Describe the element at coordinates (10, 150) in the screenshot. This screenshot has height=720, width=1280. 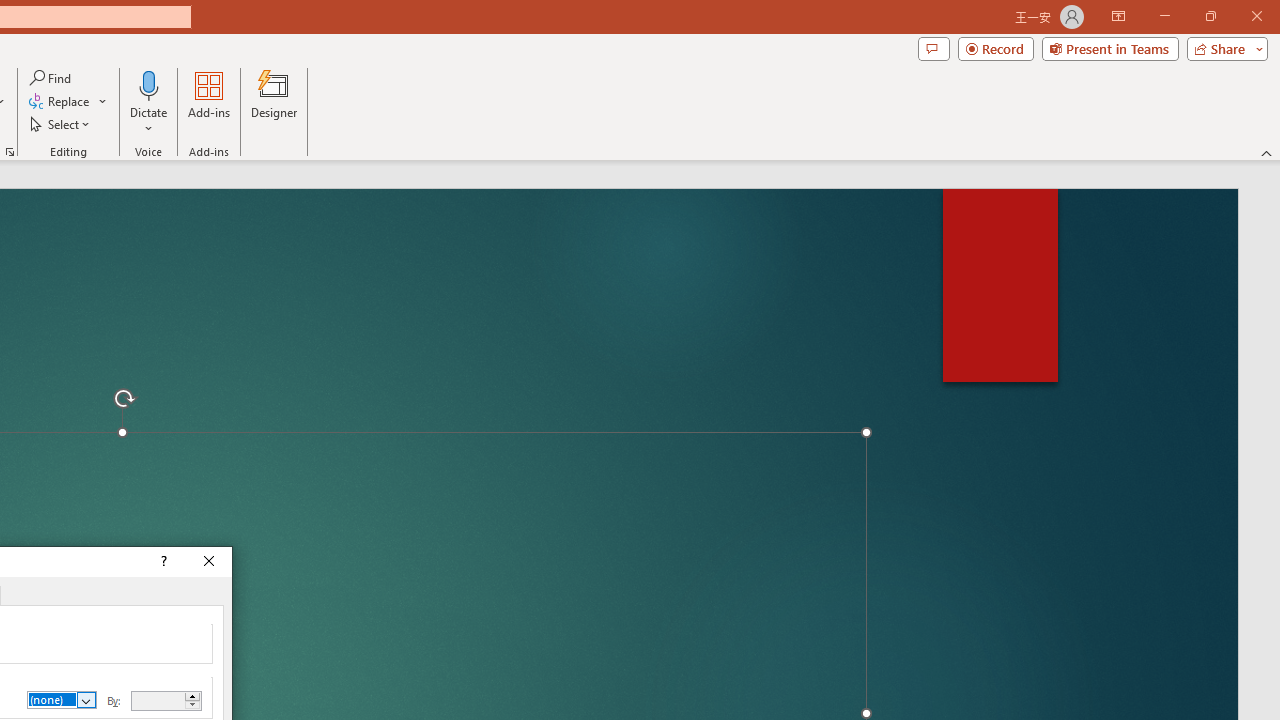
I see `'Format Object...'` at that location.